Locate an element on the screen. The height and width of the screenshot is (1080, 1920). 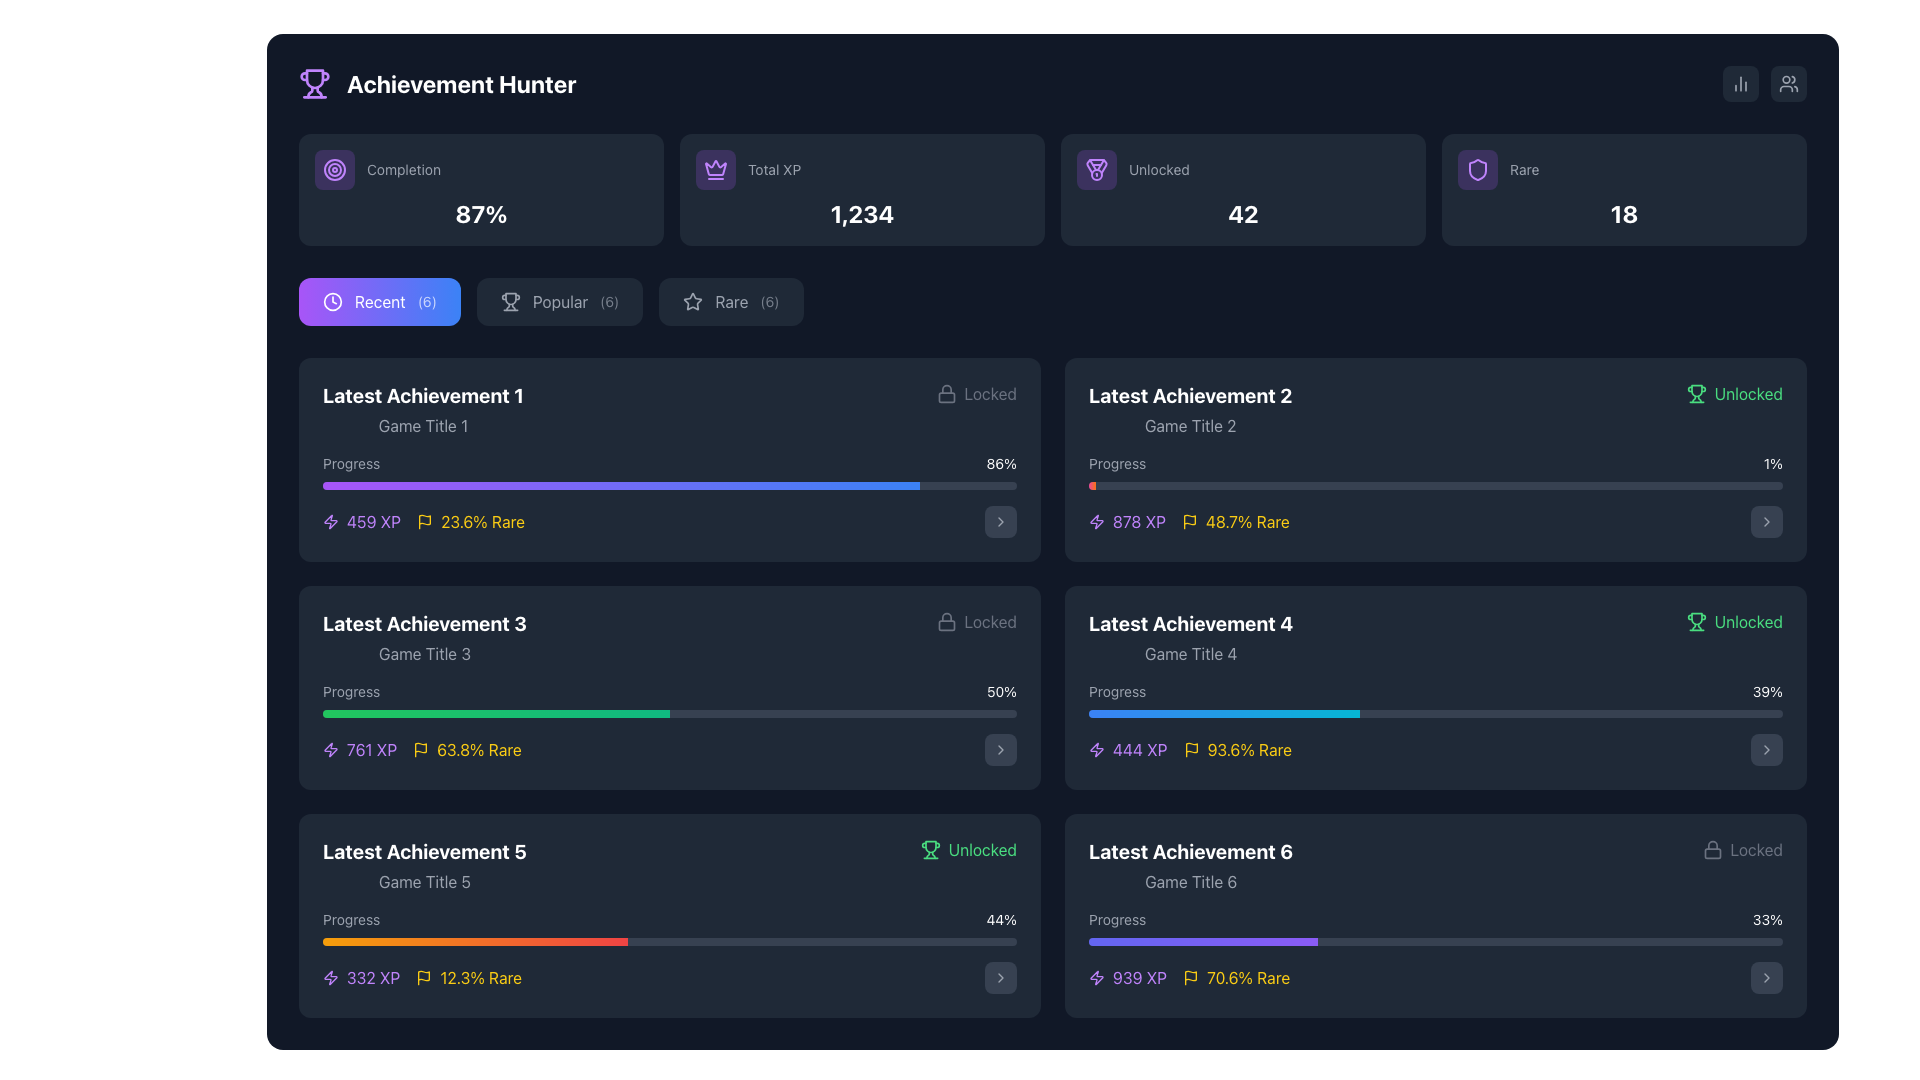
the text label displaying 'Rare' in gray color, located within a dark-themed card in the top row, fourth column, to read the text is located at coordinates (1523, 168).